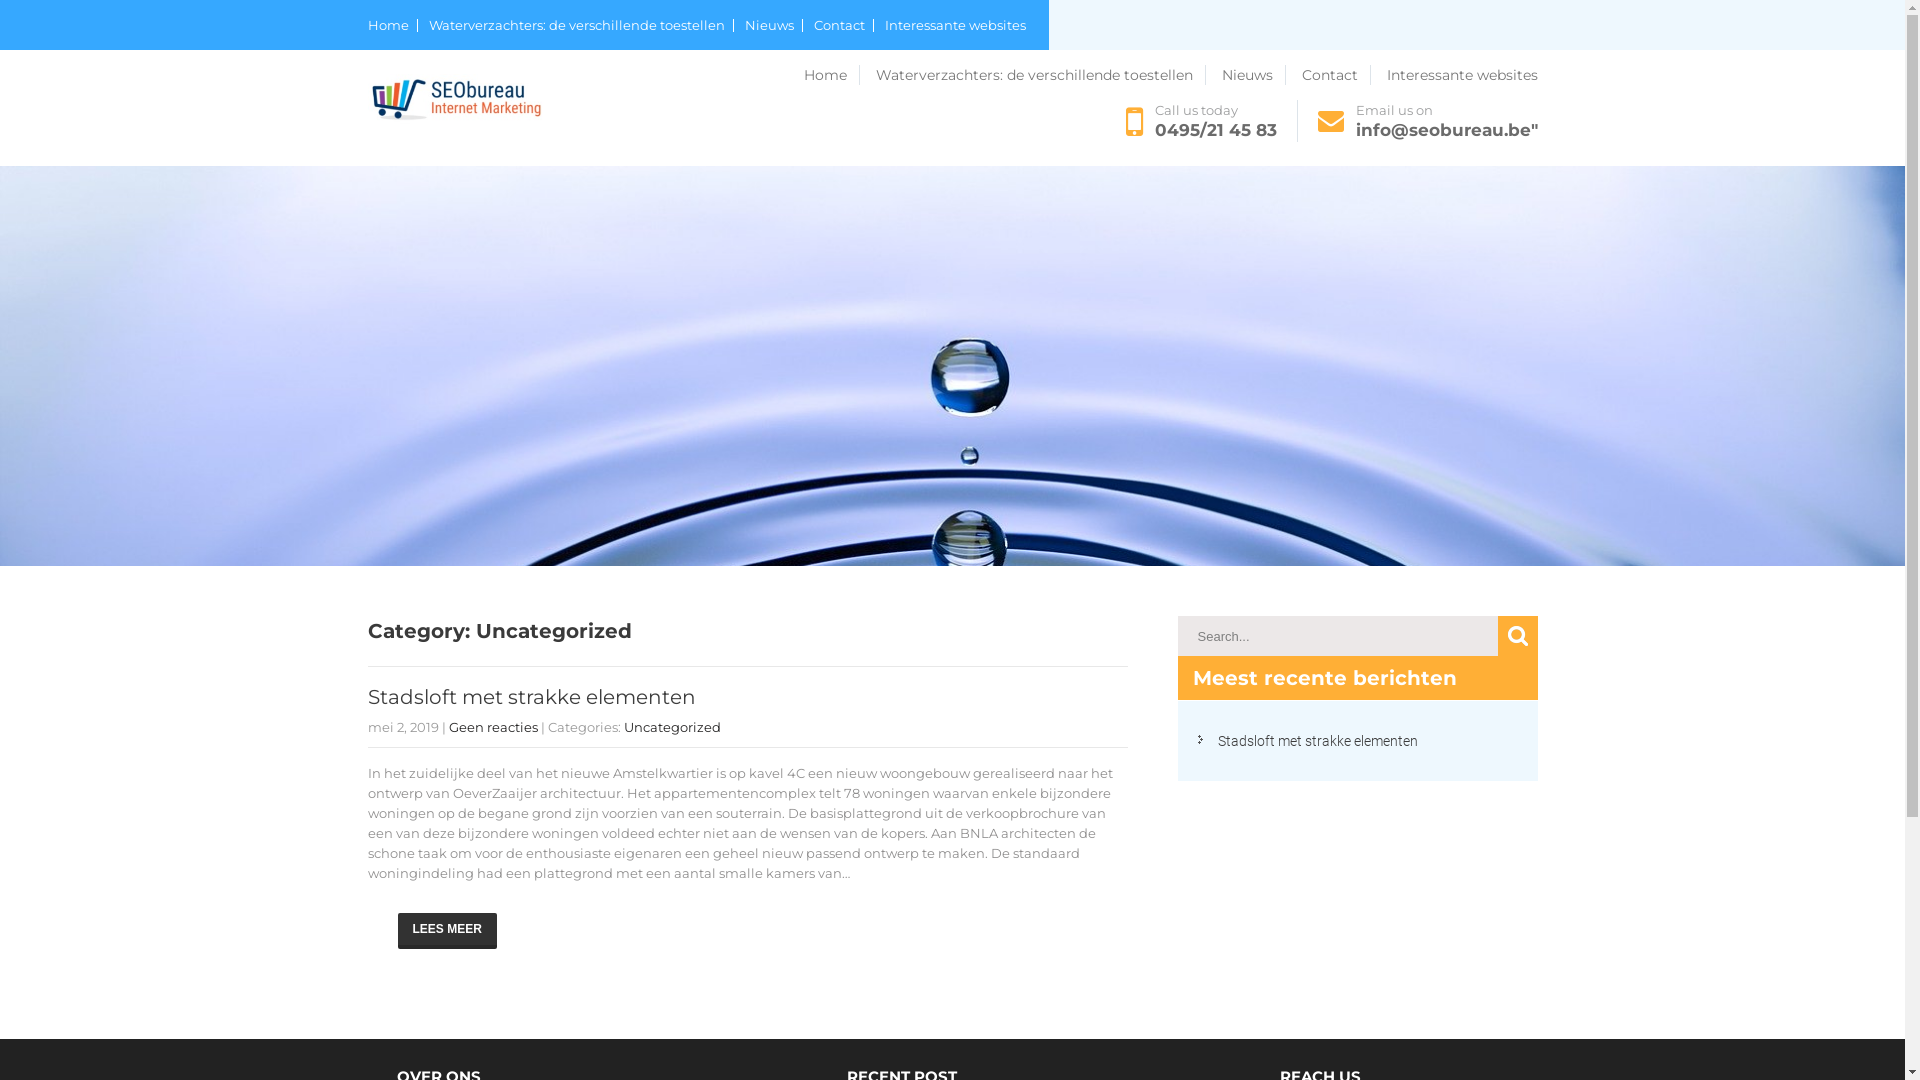 This screenshot has height=1080, width=1920. What do you see at coordinates (672, 726) in the screenshot?
I see `'Uncategorized'` at bounding box center [672, 726].